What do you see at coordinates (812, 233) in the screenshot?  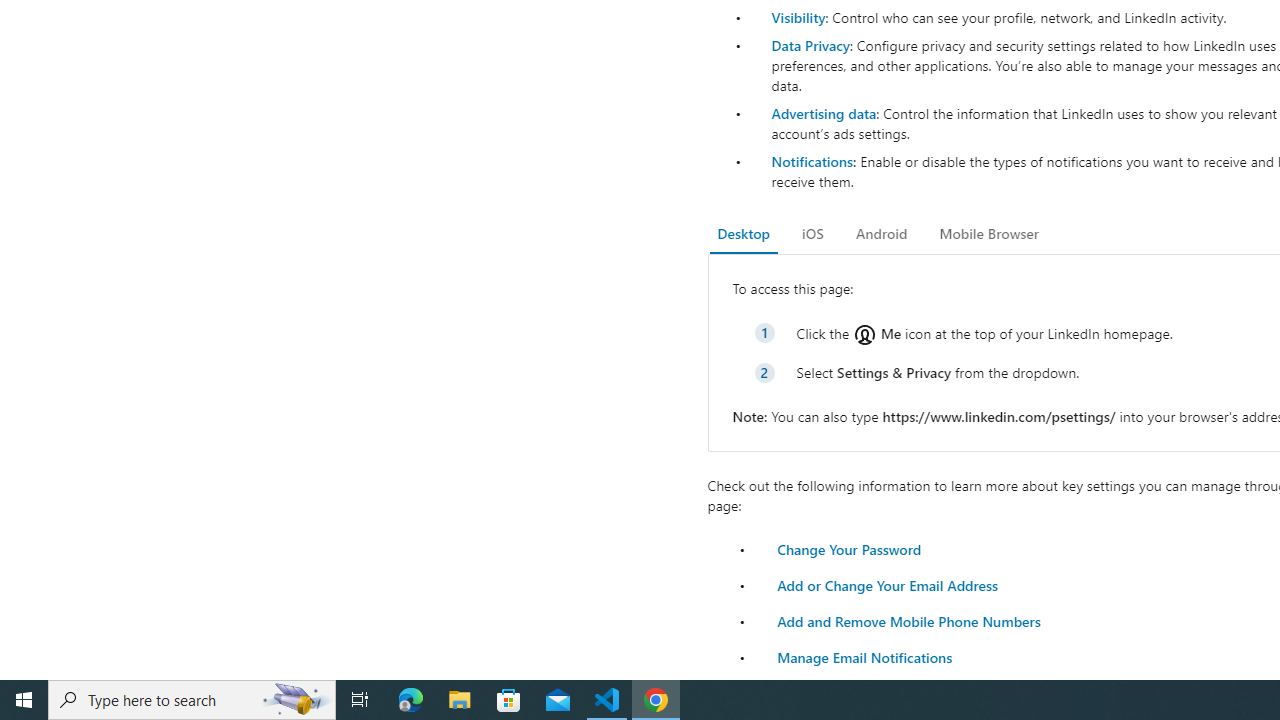 I see `'iOS'` at bounding box center [812, 233].